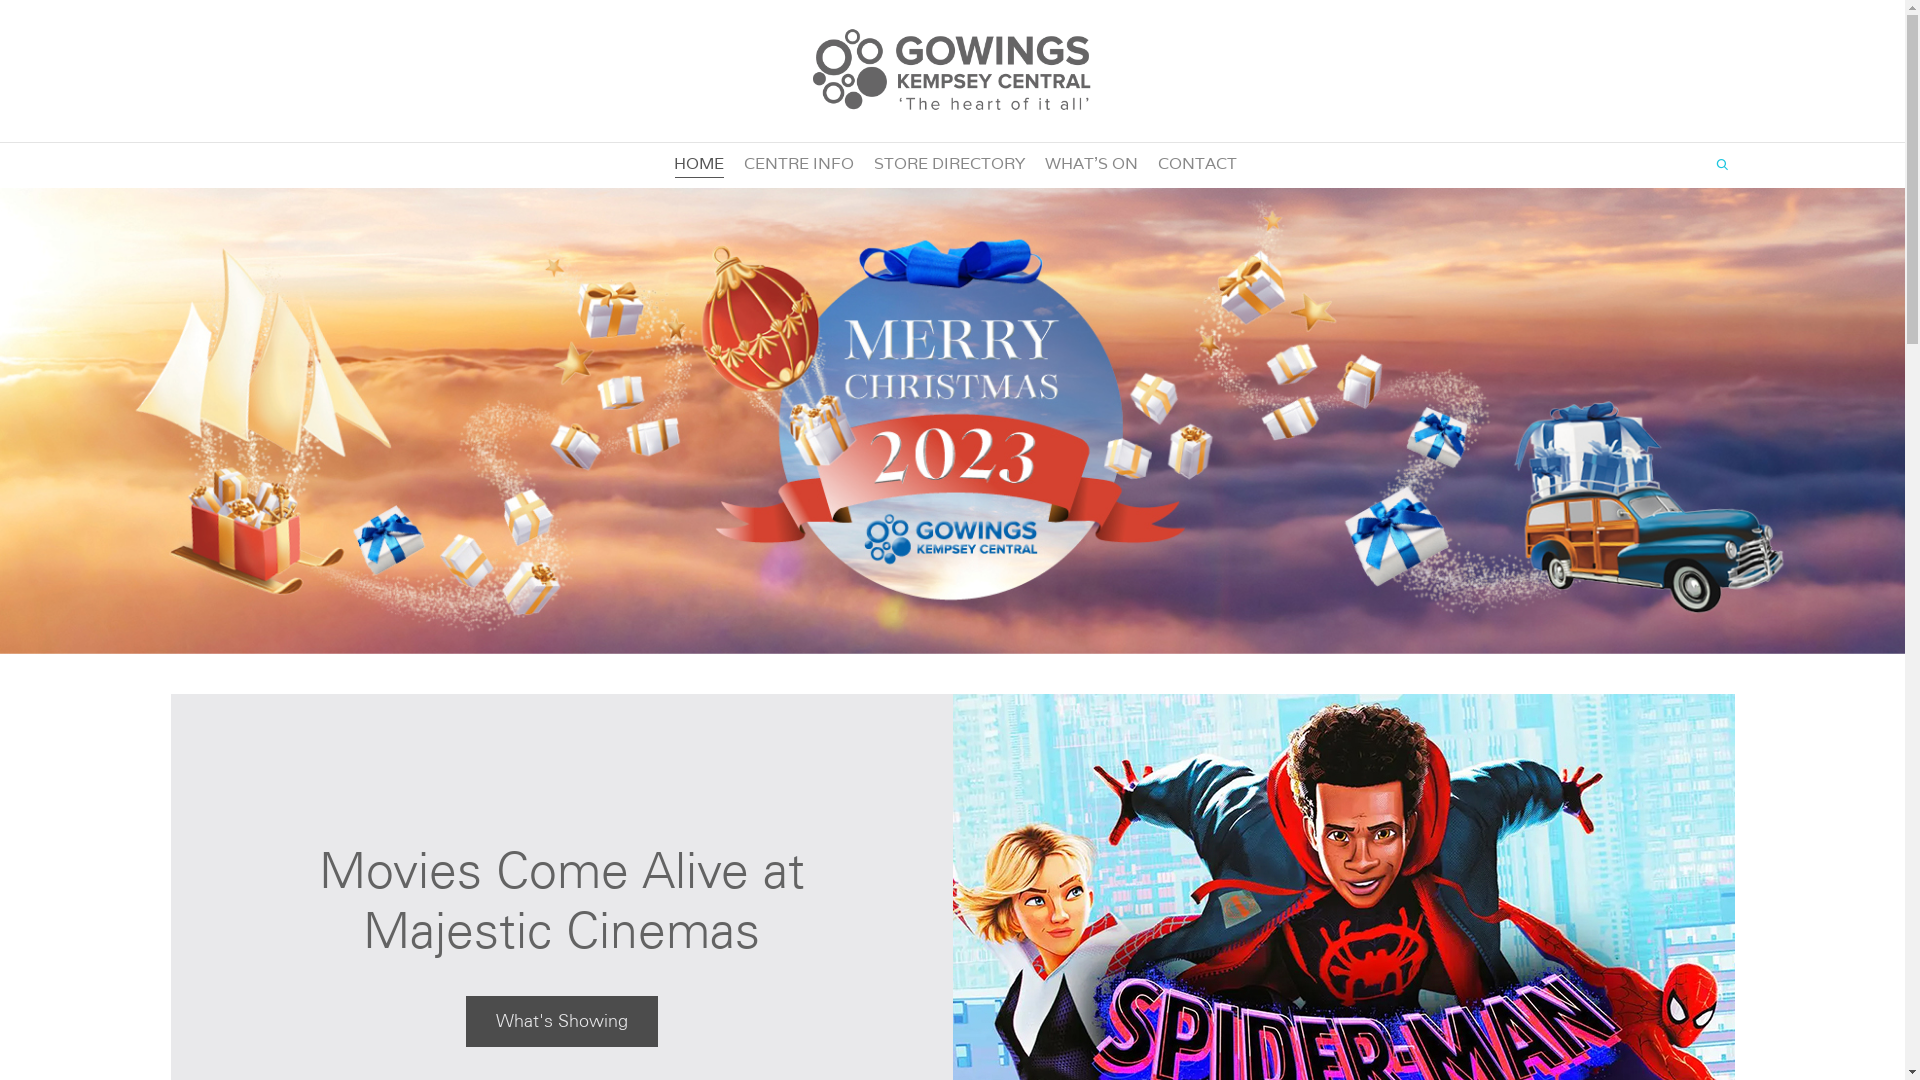 The height and width of the screenshot is (1080, 1920). What do you see at coordinates (560, 1021) in the screenshot?
I see `'What's Showing'` at bounding box center [560, 1021].